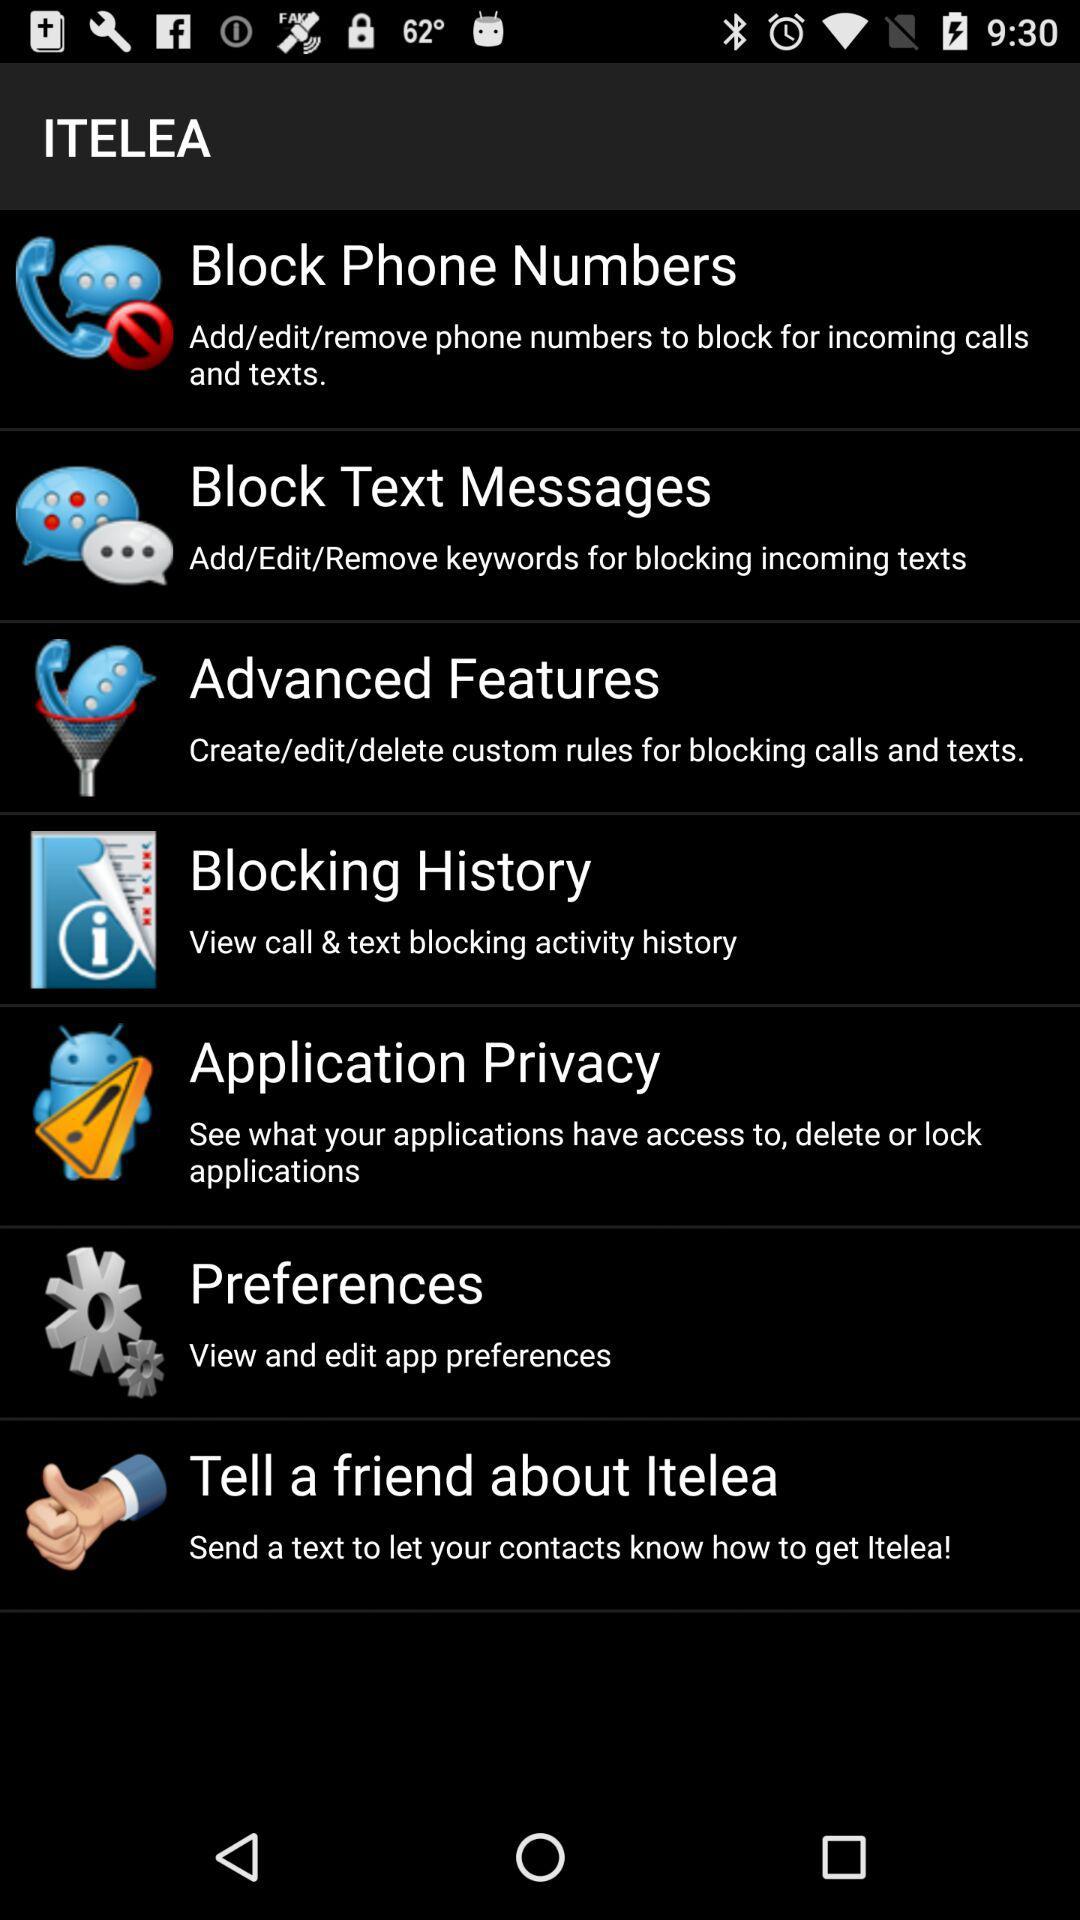  I want to click on item above see what your app, so click(625, 1059).